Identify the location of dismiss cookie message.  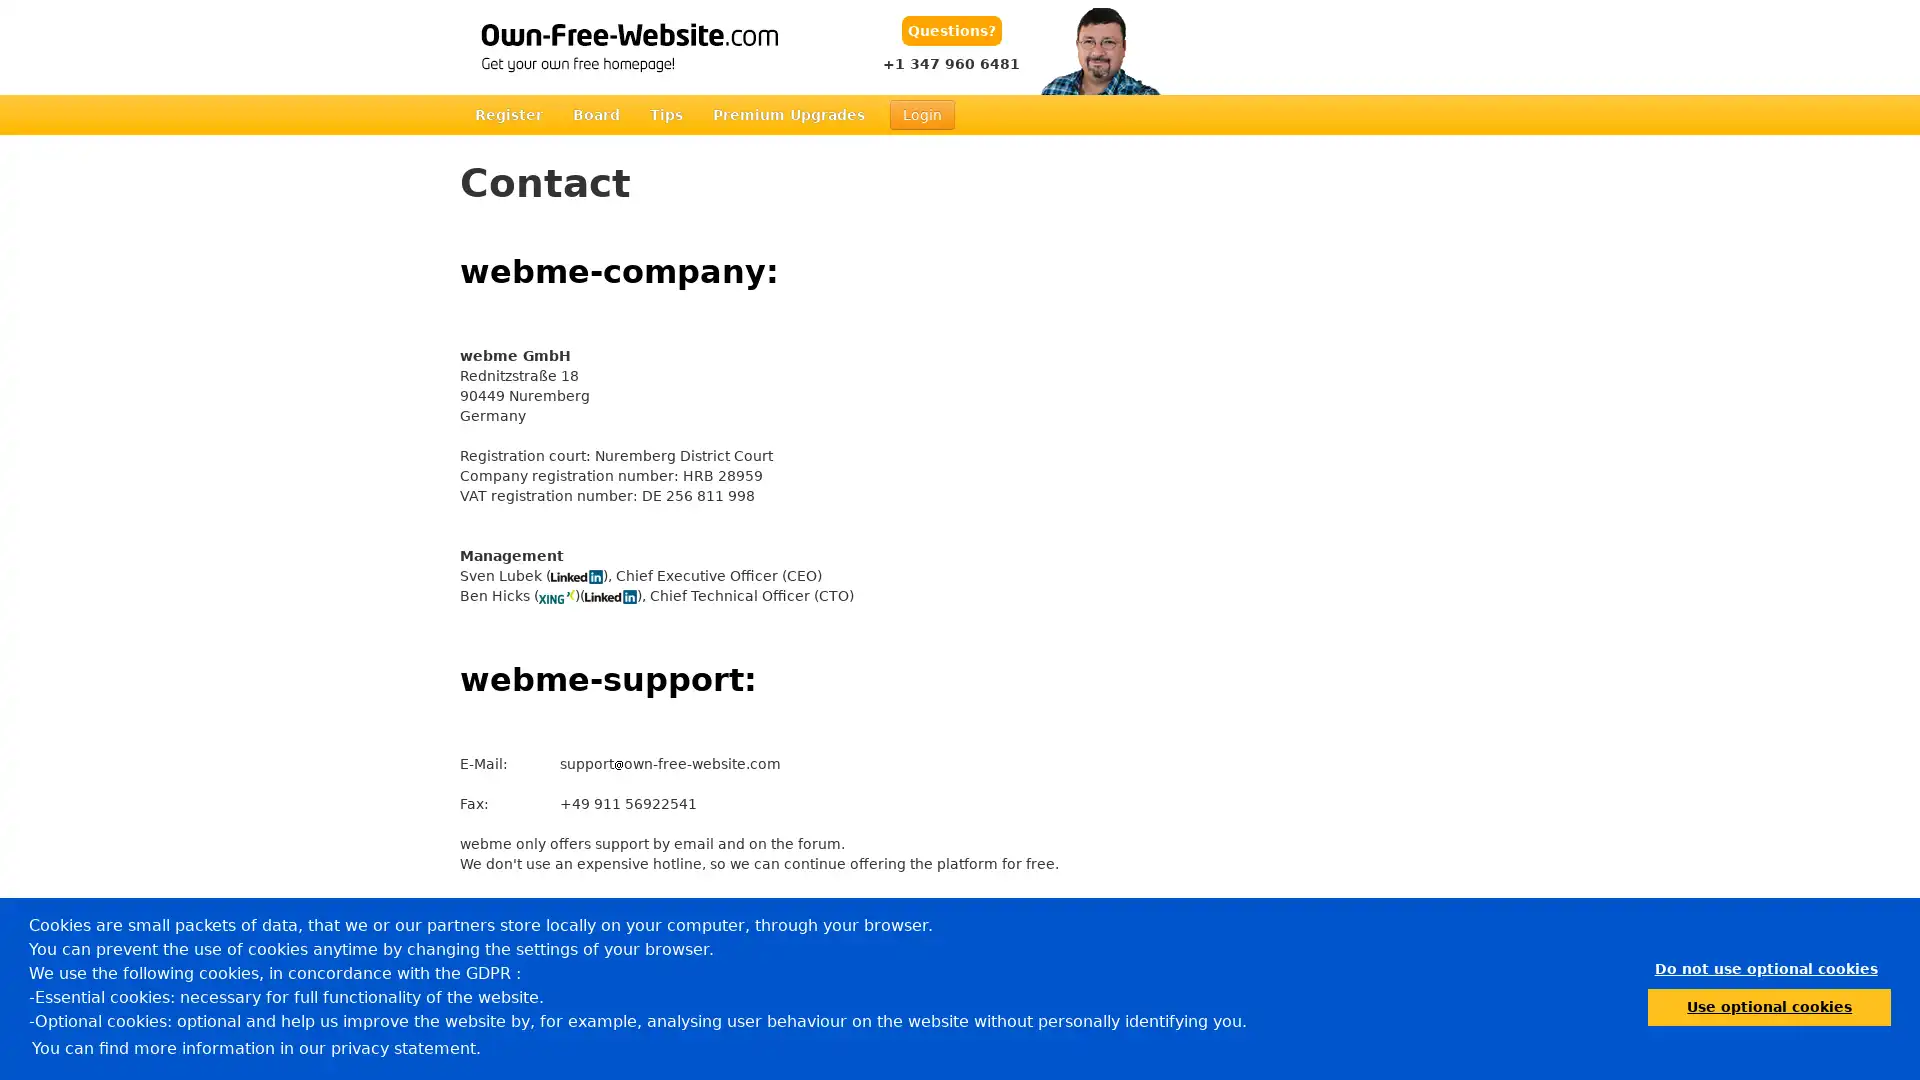
(1766, 968).